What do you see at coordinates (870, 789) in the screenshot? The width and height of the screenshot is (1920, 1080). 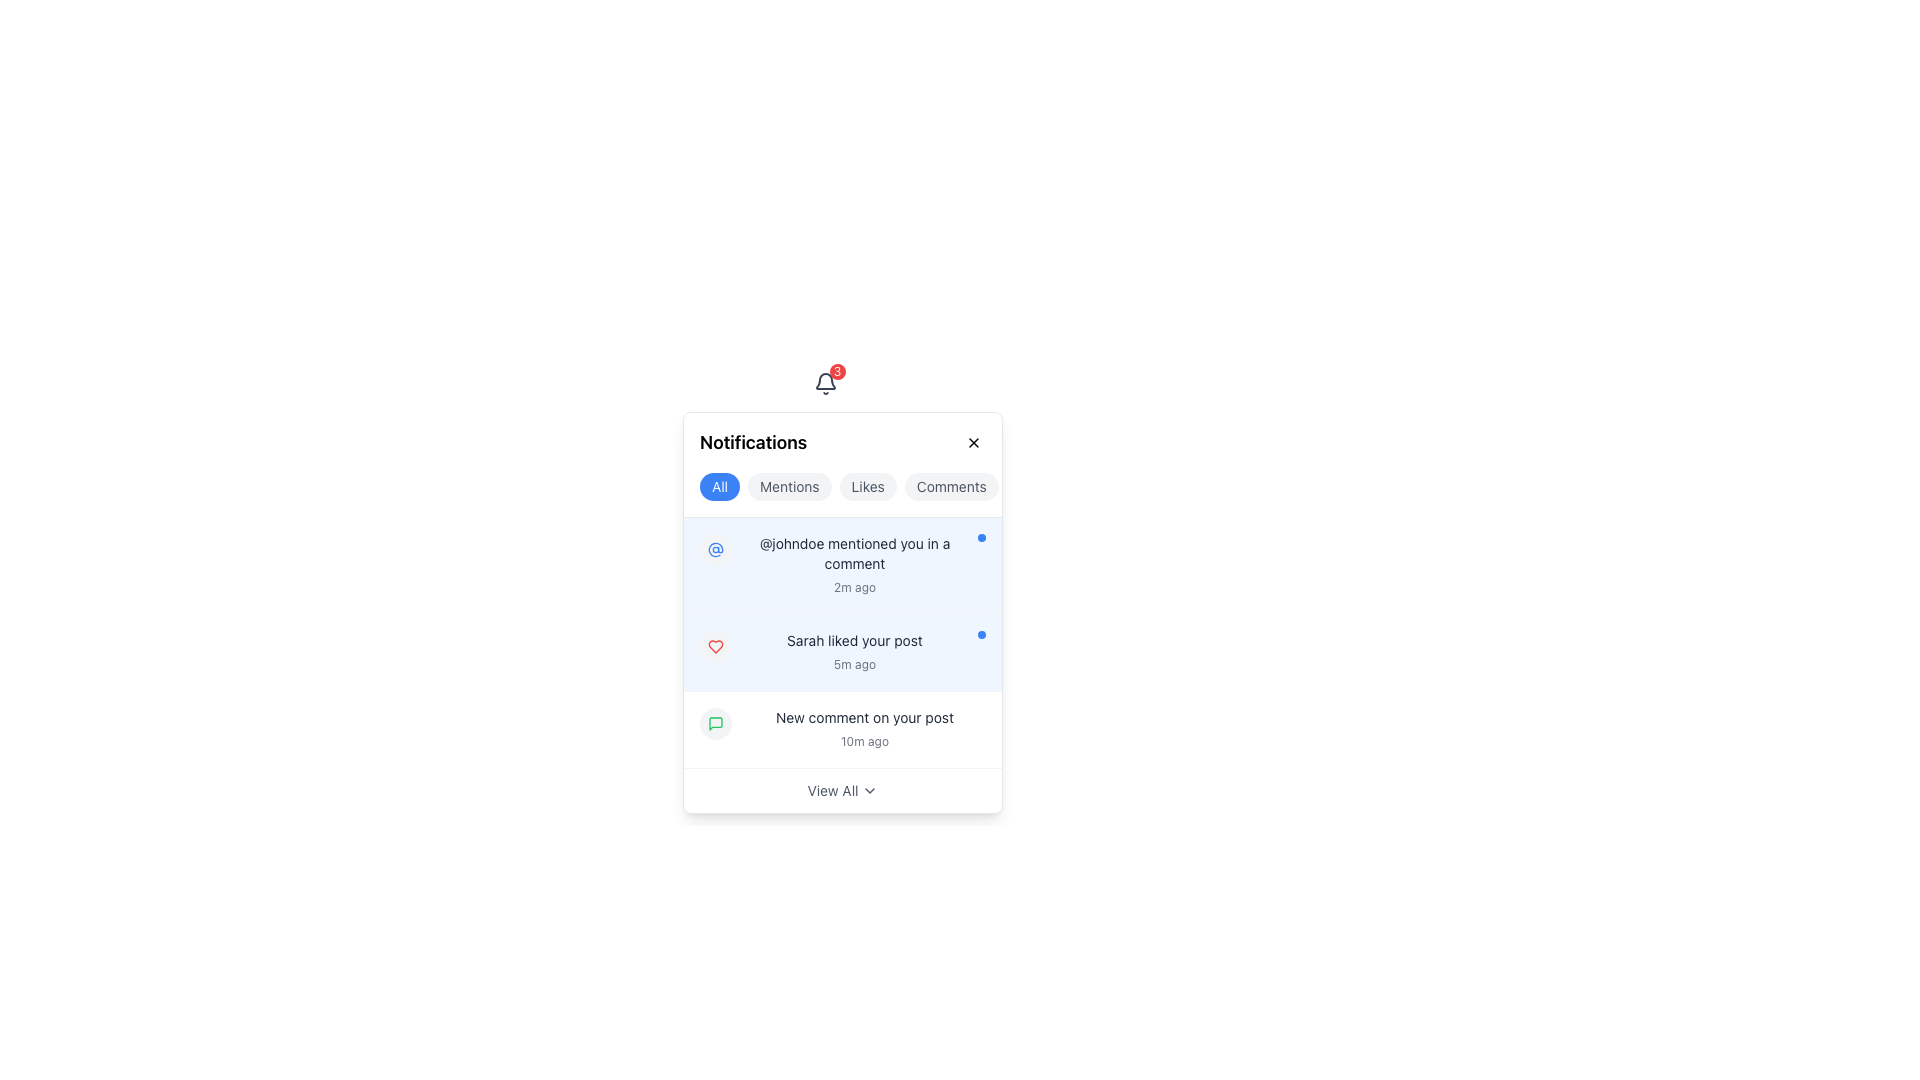 I see `the chevron icon located to the right of the 'View All' text within the 'View All' button at the bottom of the notification panel` at bounding box center [870, 789].